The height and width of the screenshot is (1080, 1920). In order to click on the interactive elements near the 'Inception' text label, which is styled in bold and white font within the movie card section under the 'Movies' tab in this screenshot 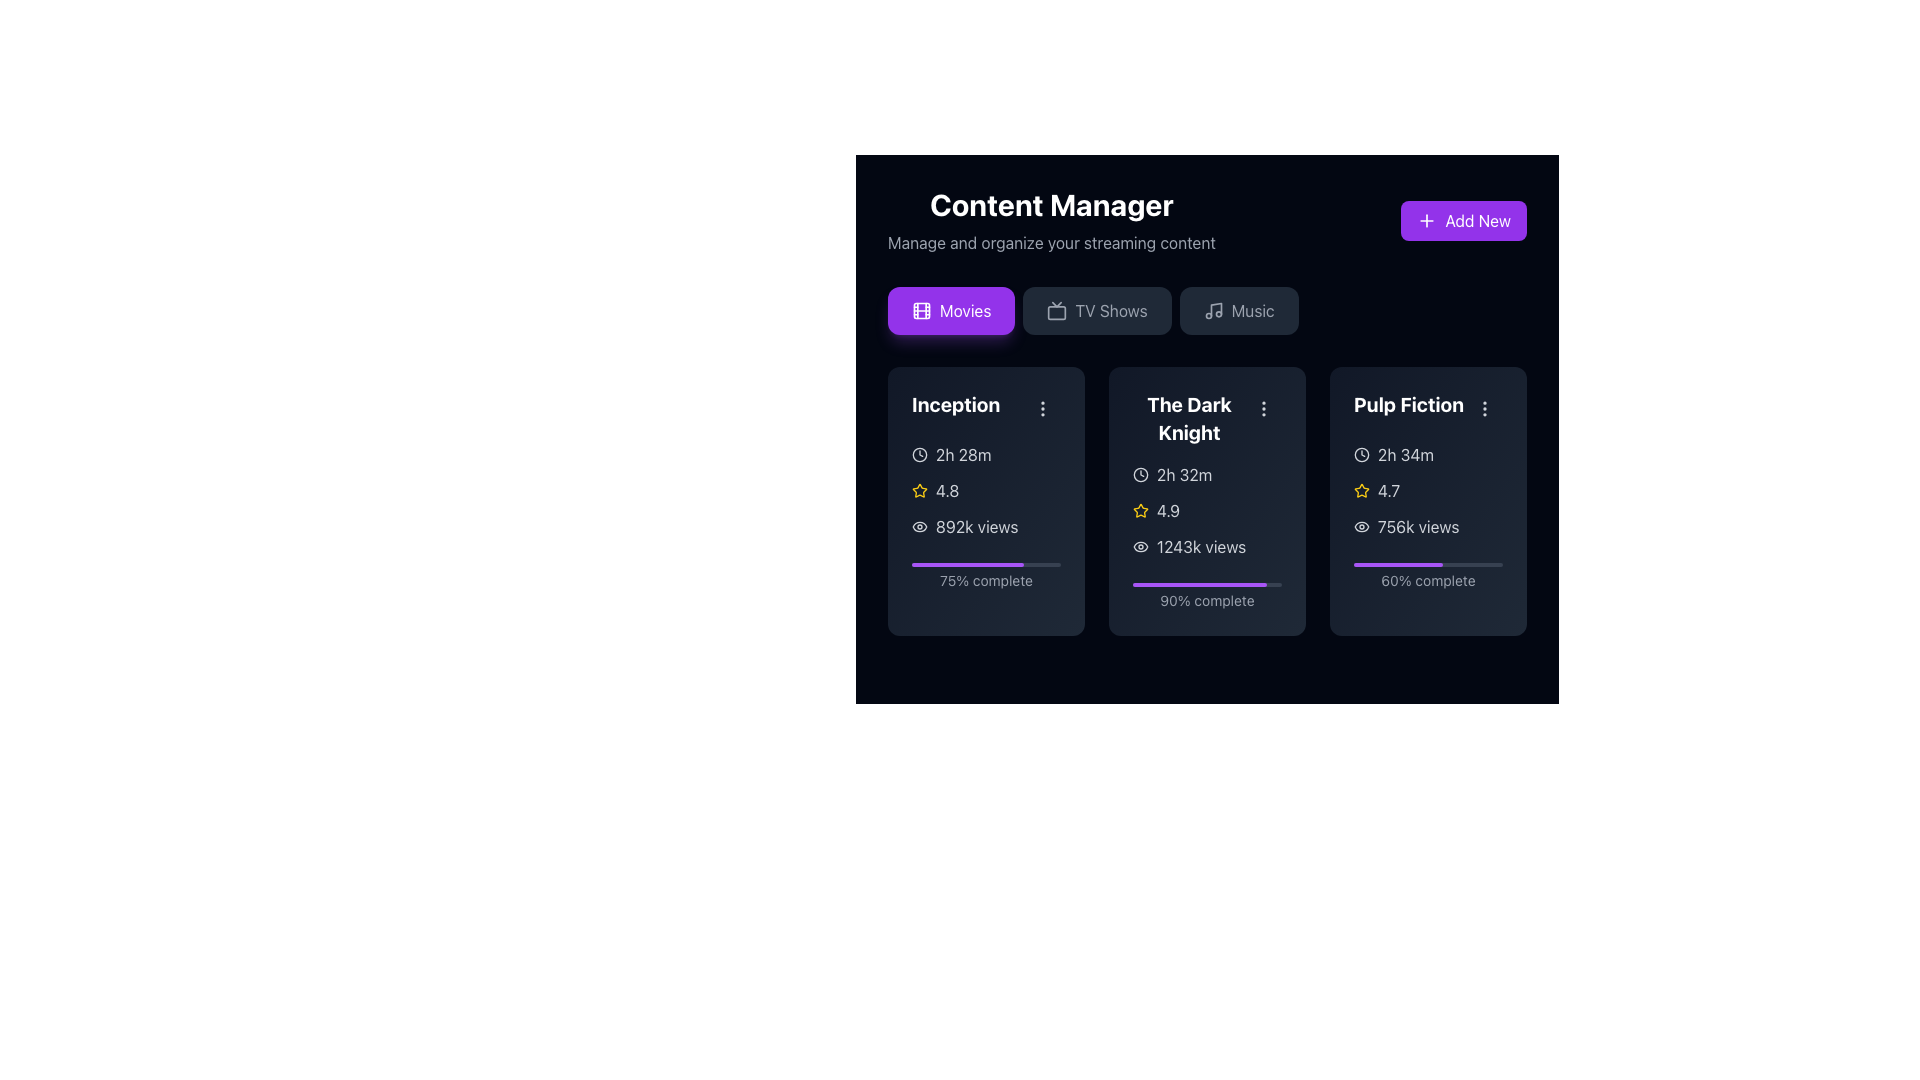, I will do `click(955, 405)`.